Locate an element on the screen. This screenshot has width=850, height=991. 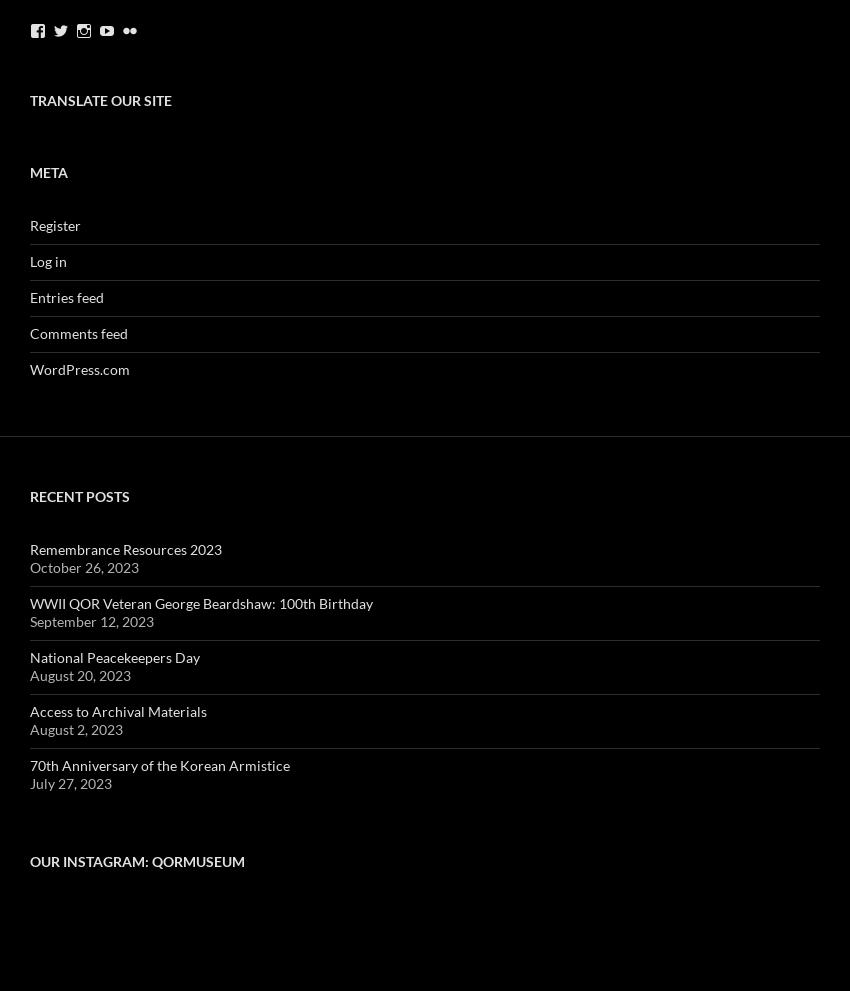
'September 12, 2023' is located at coordinates (90, 621).